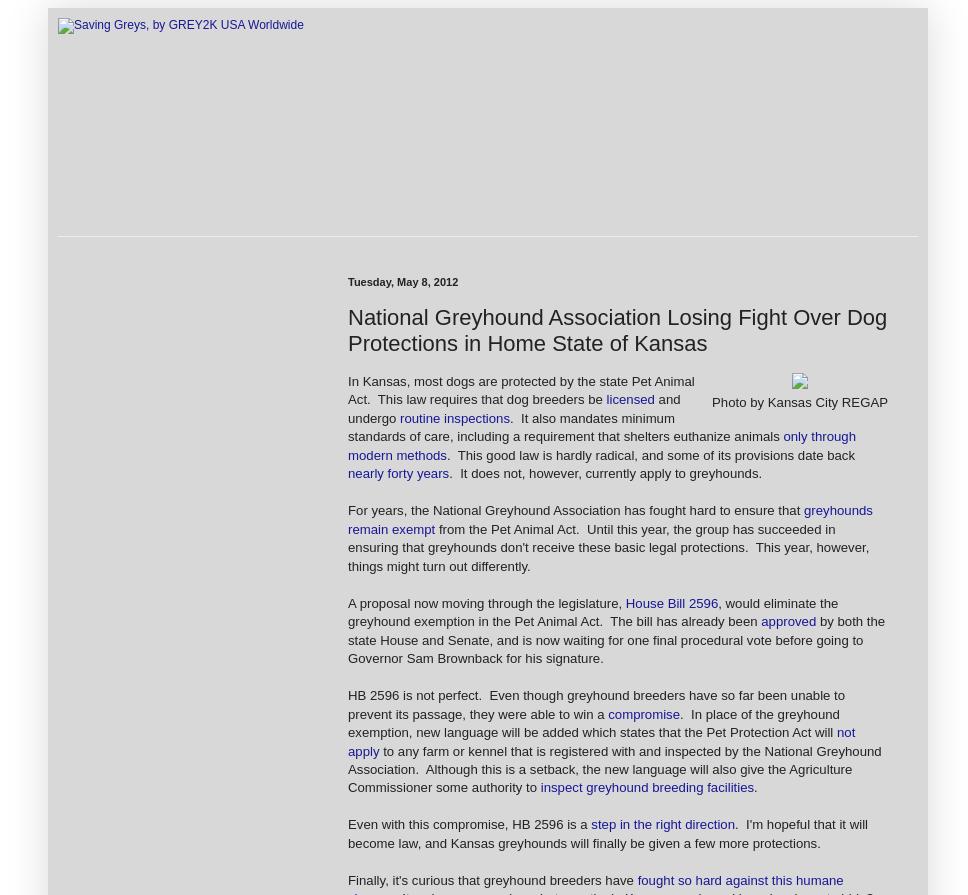 The width and height of the screenshot is (968, 895). Describe the element at coordinates (347, 282) in the screenshot. I see `'Tuesday, May 8, 2012'` at that location.